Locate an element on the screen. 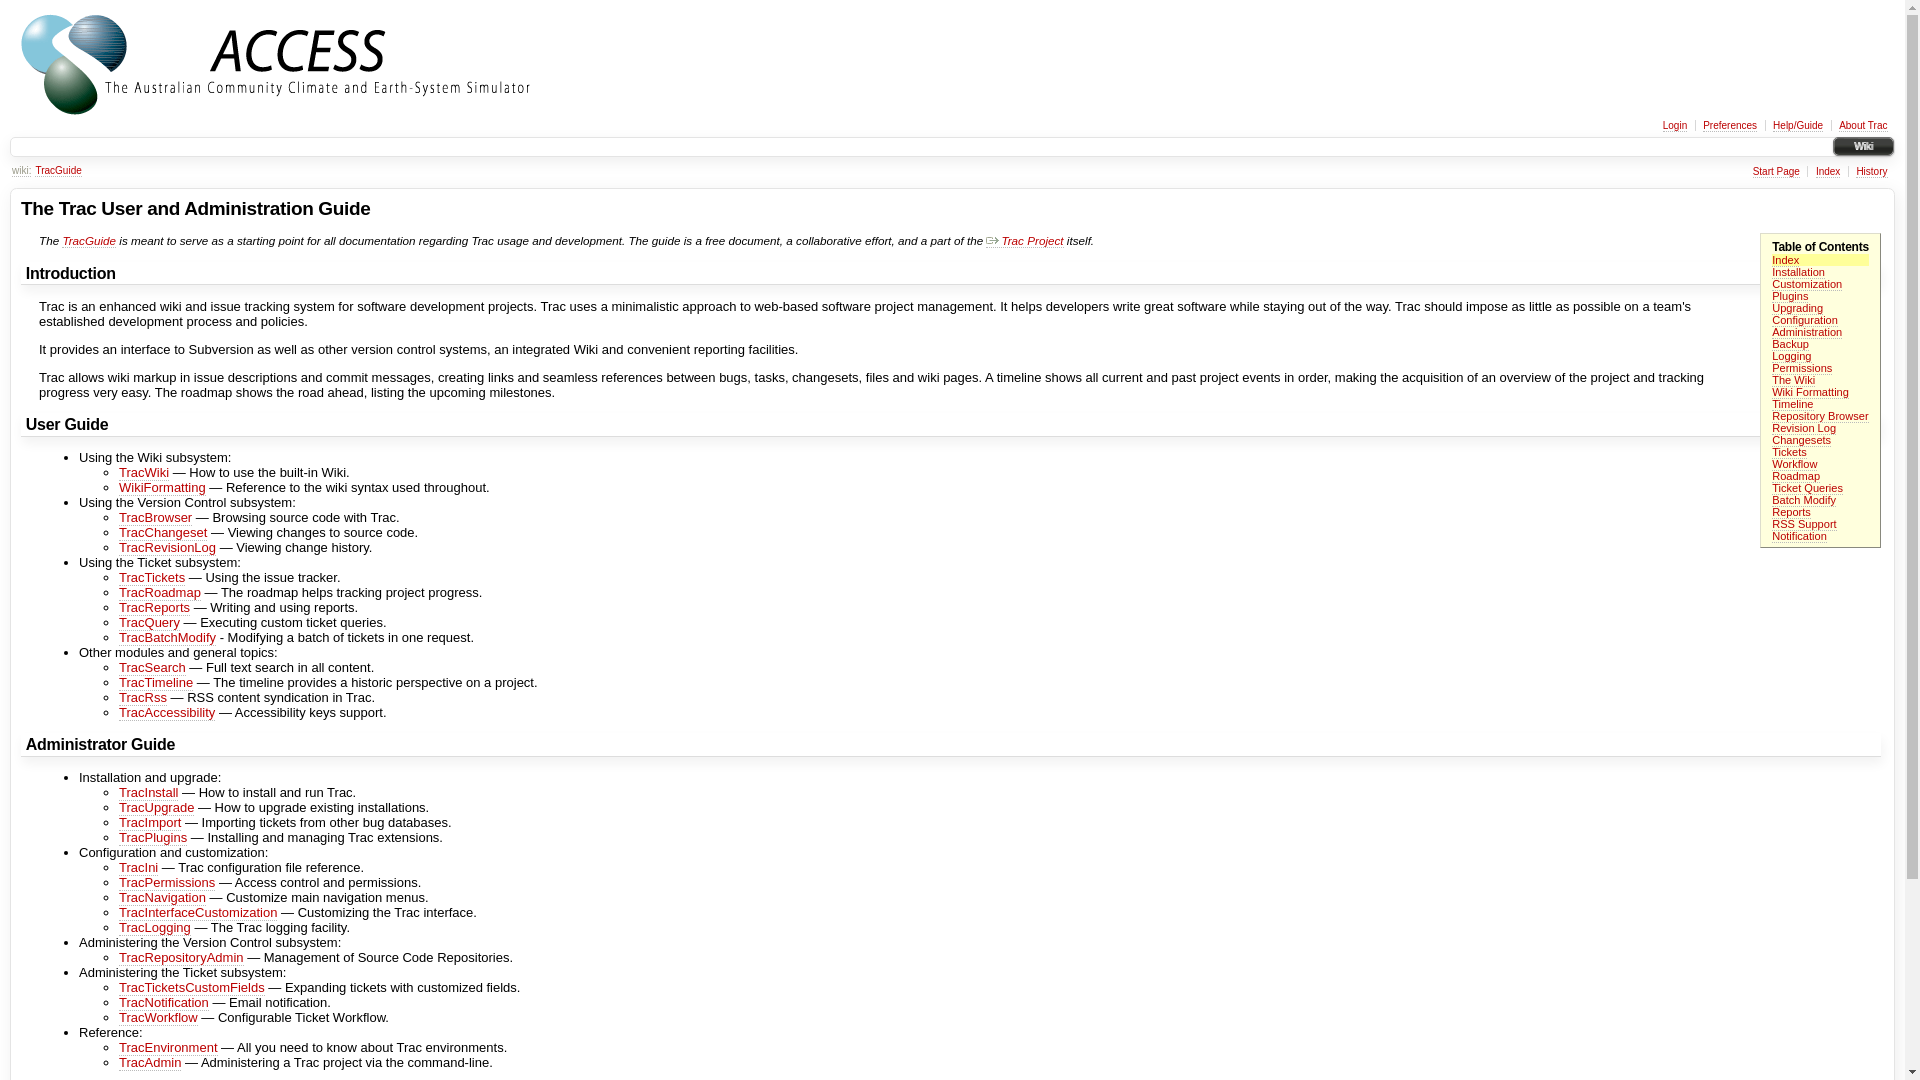 Image resolution: width=1920 pixels, height=1080 pixels. 'TracReports' is located at coordinates (153, 607).